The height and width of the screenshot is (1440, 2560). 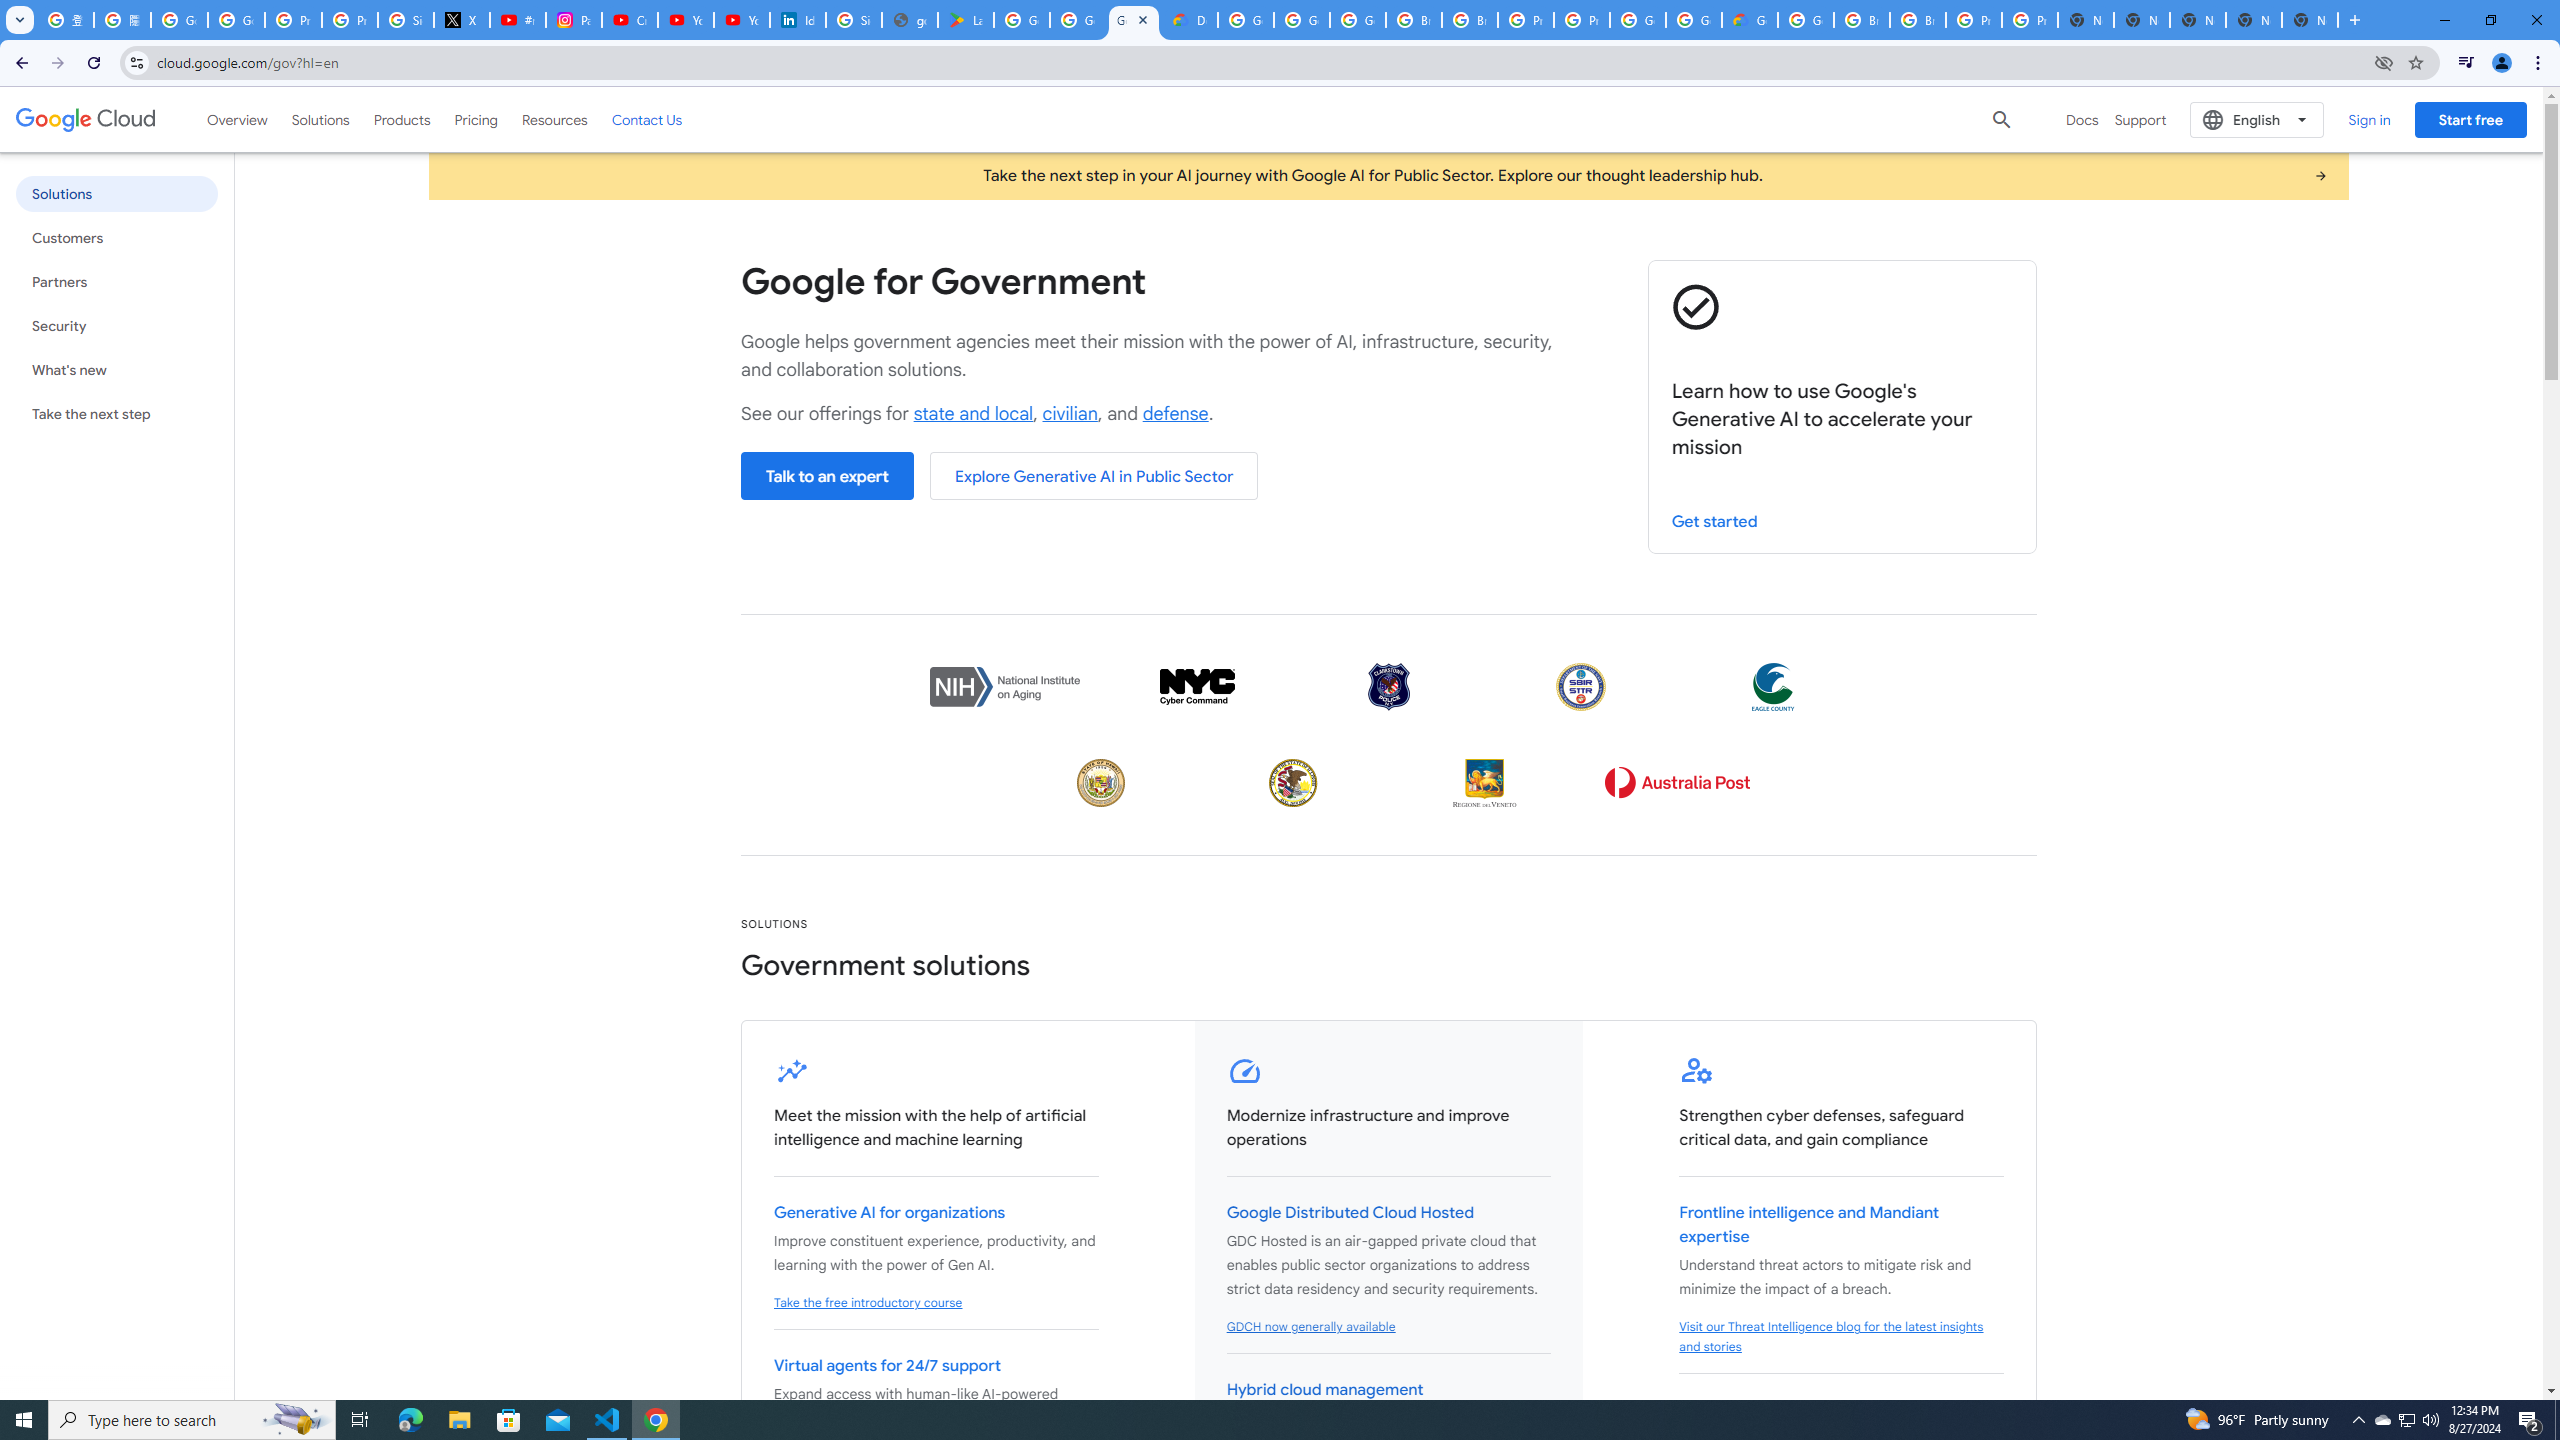 What do you see at coordinates (1809, 1225) in the screenshot?
I see `'Frontline intelligence and Mandiant expertise'` at bounding box center [1809, 1225].